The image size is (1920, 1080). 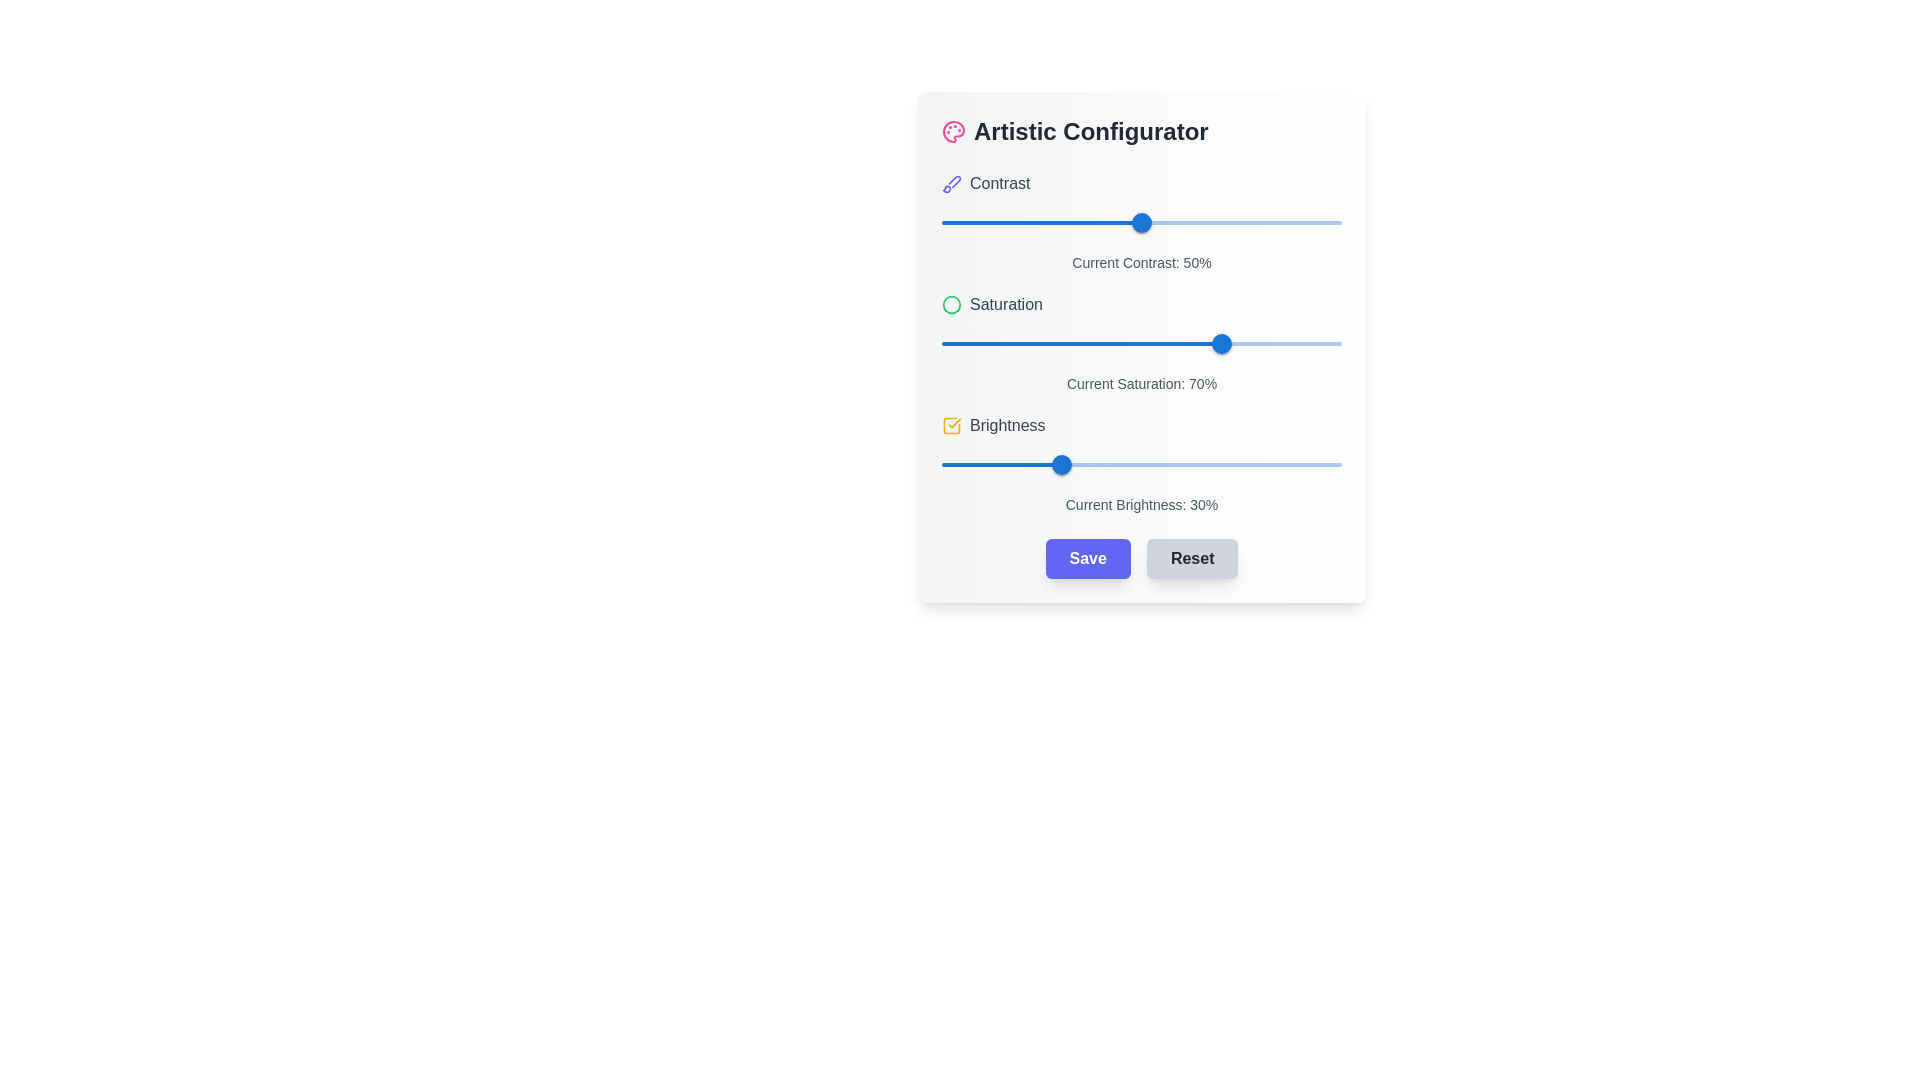 I want to click on the contrast level, so click(x=1056, y=223).